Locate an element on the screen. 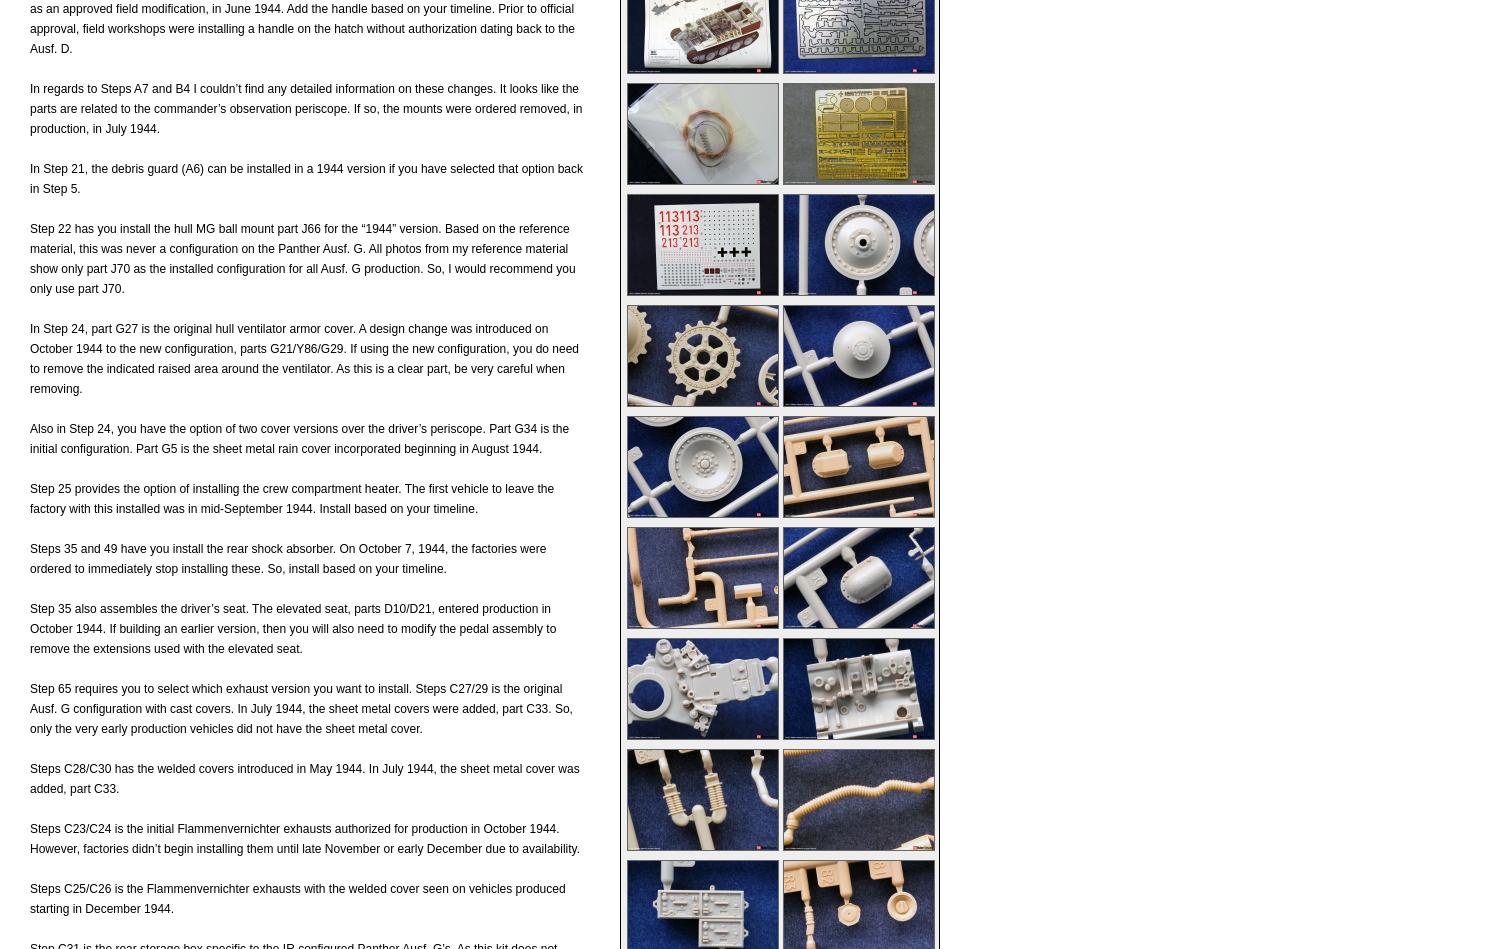 The width and height of the screenshot is (1500, 949). 'Step 25 provides the option of installing the crew compartment heater. The first vehicle to leave the factory with this installed was in mid-September 1944. Install based on your timeline.' is located at coordinates (30, 497).